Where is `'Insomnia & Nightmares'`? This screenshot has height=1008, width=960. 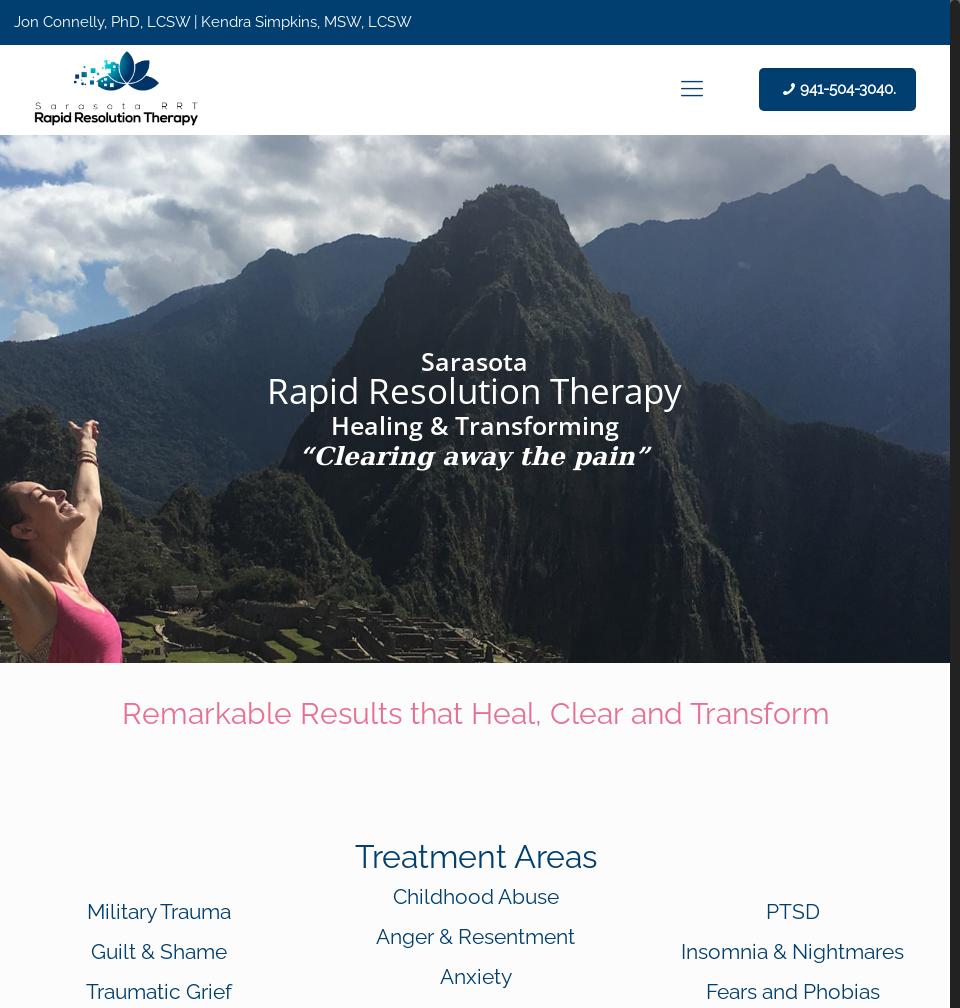
'Insomnia & Nightmares' is located at coordinates (792, 951).